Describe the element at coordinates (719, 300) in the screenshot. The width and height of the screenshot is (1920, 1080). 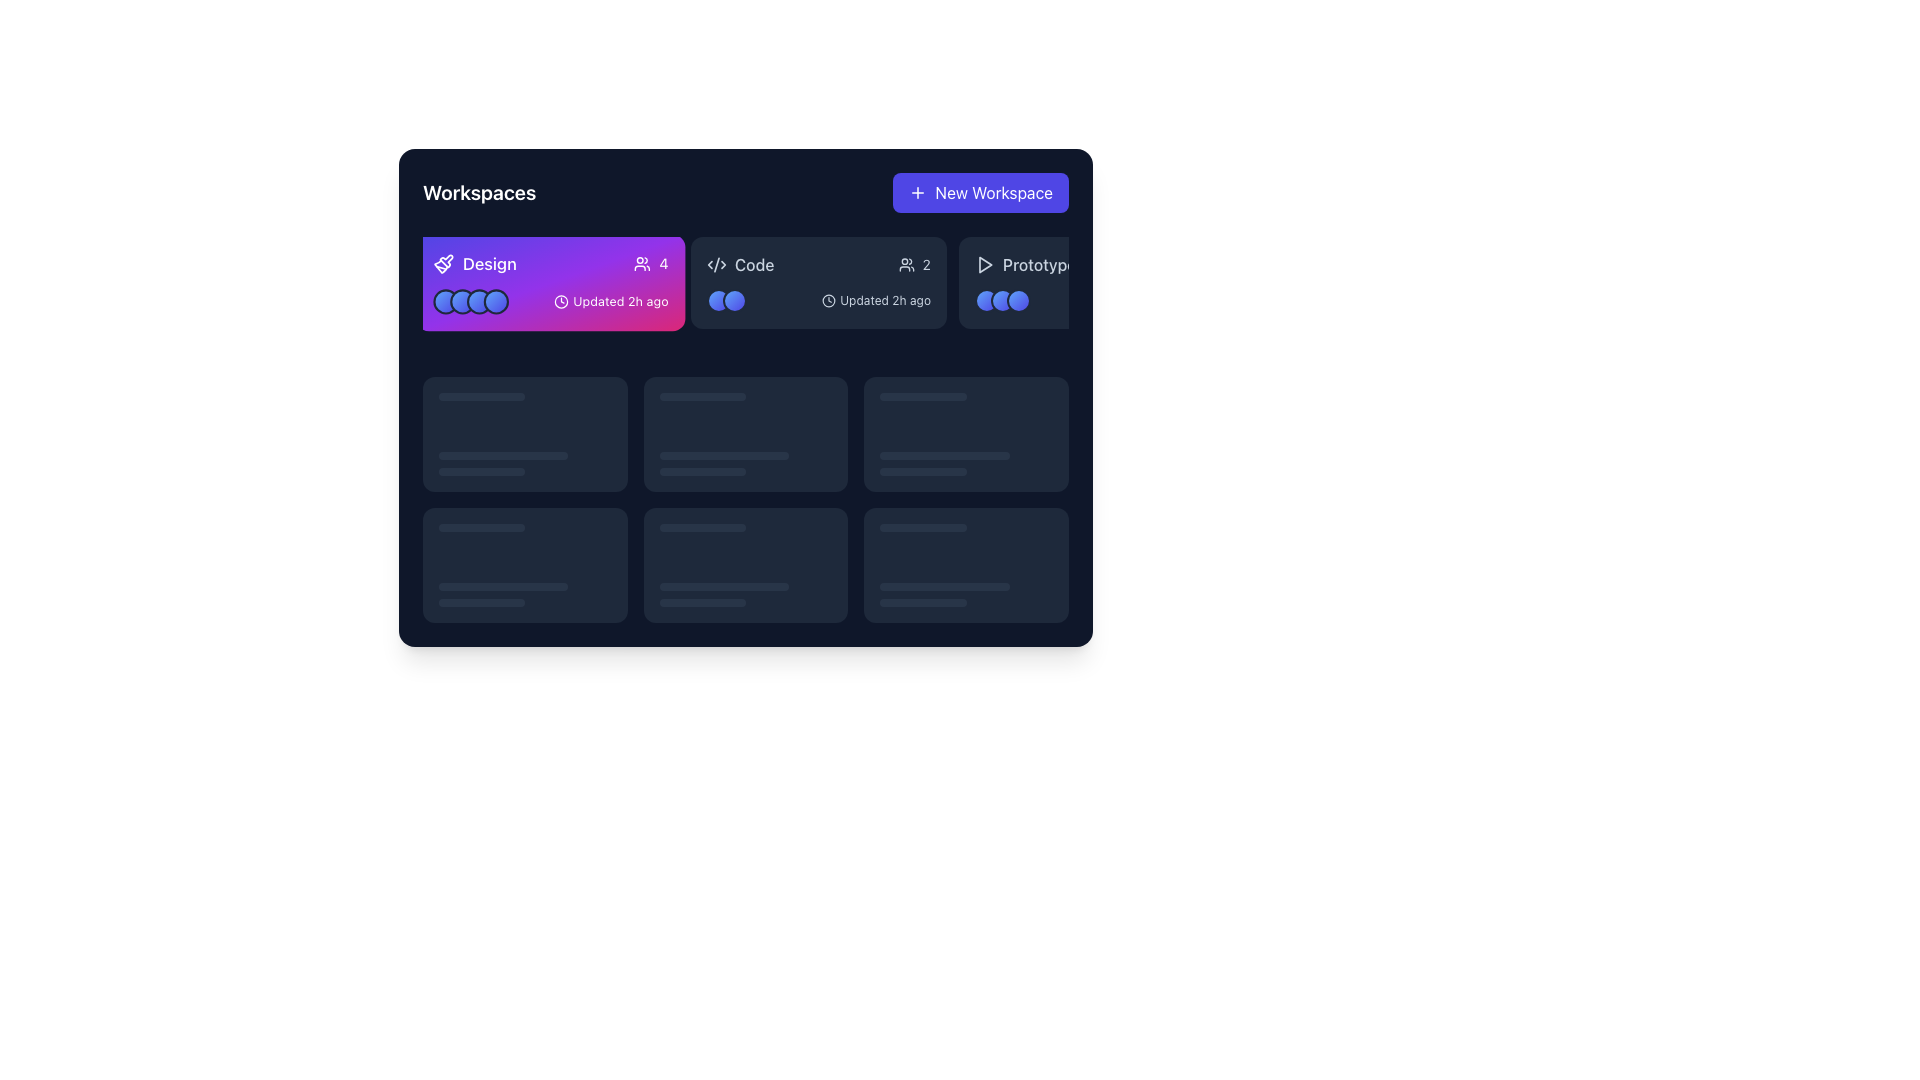
I see `the first decorative indicator badge, which is a circular badge with a gradient from blue to indigo and a slate-gray border, located in the second dashboard card labeled 'Code'` at that location.